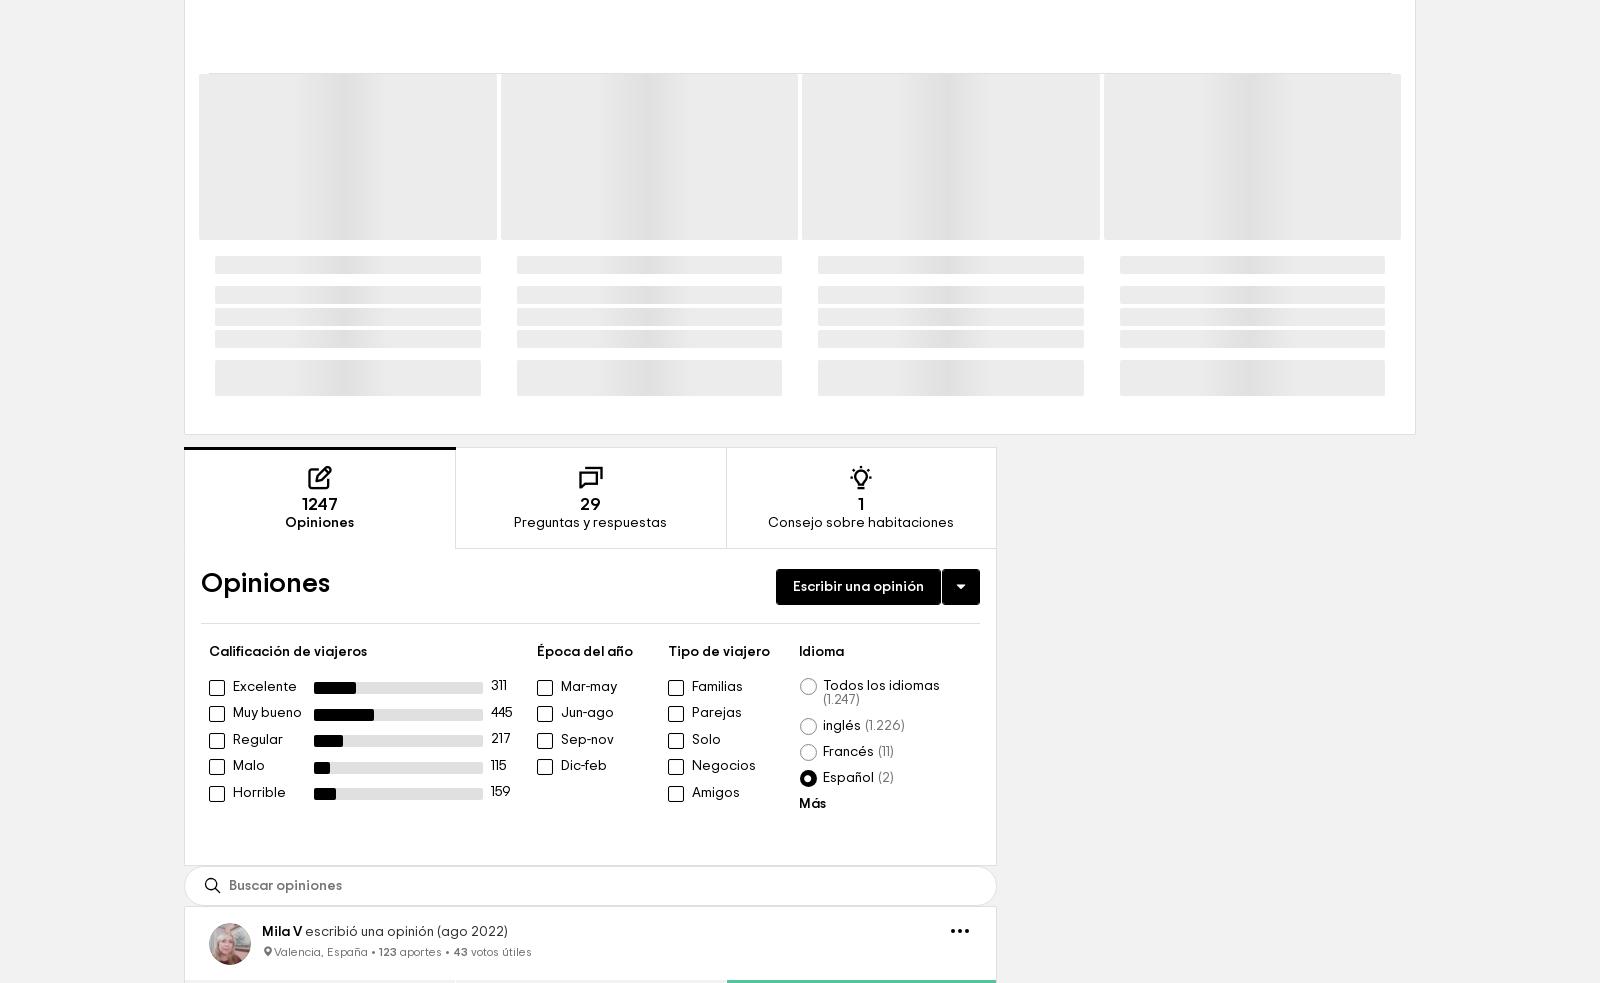 This screenshot has height=983, width=1600. Describe the element at coordinates (716, 930) in the screenshot. I see `'Amigos'` at that location.